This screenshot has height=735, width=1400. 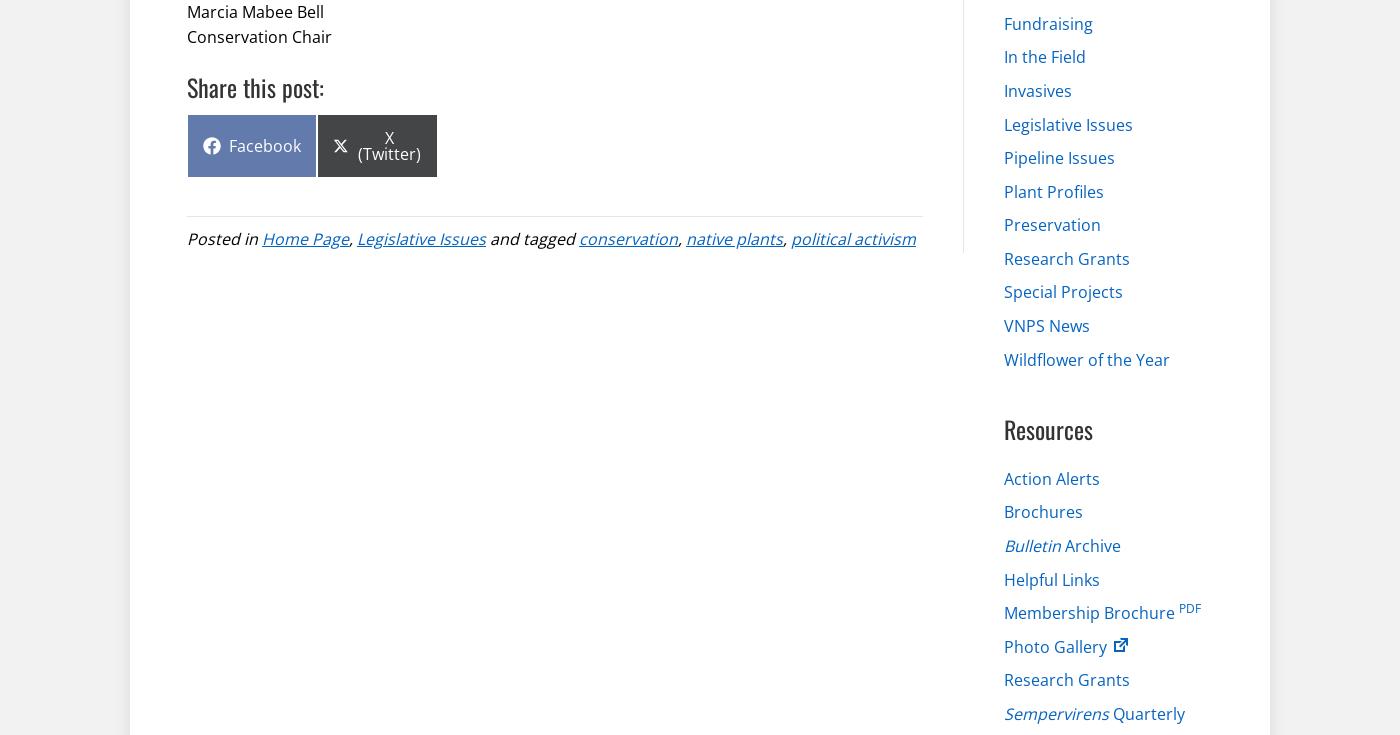 What do you see at coordinates (1047, 324) in the screenshot?
I see `'VNPS News'` at bounding box center [1047, 324].